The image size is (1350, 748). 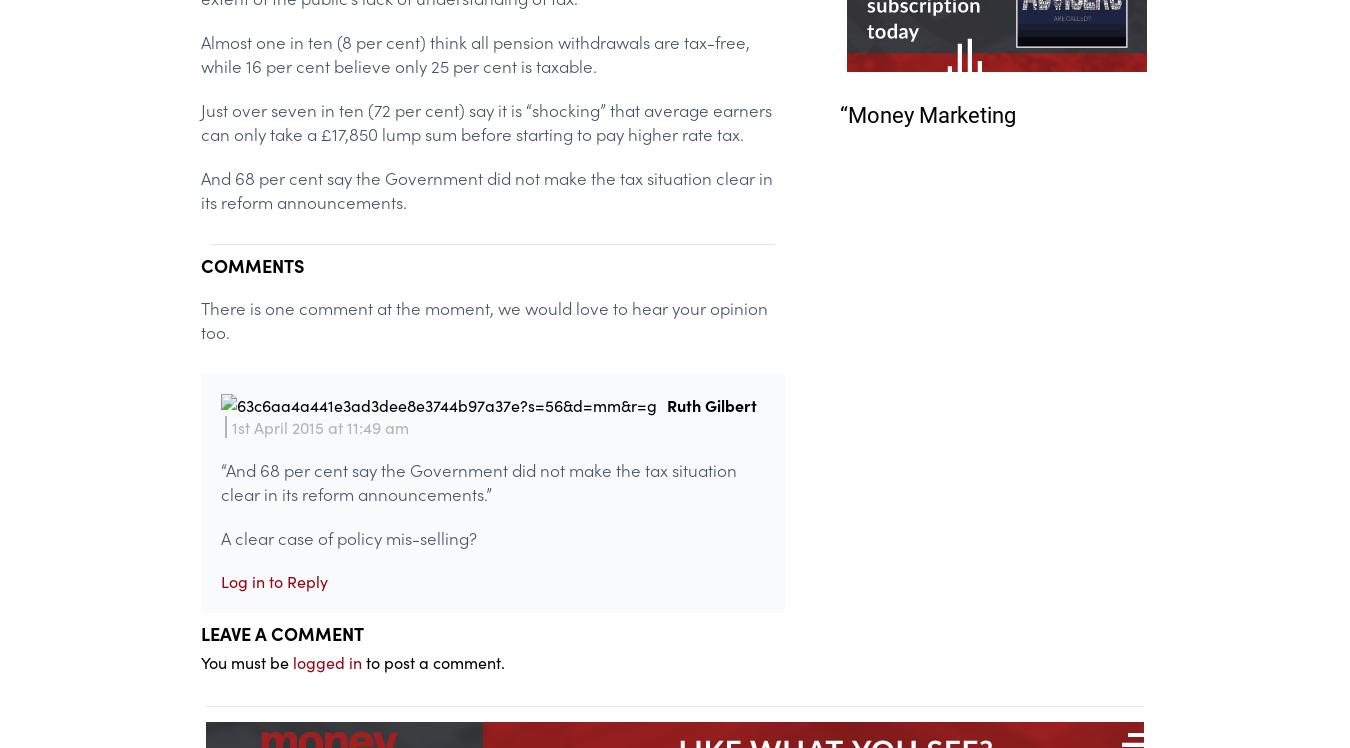 I want to click on 'Money Marketing', so click(x=931, y=115).